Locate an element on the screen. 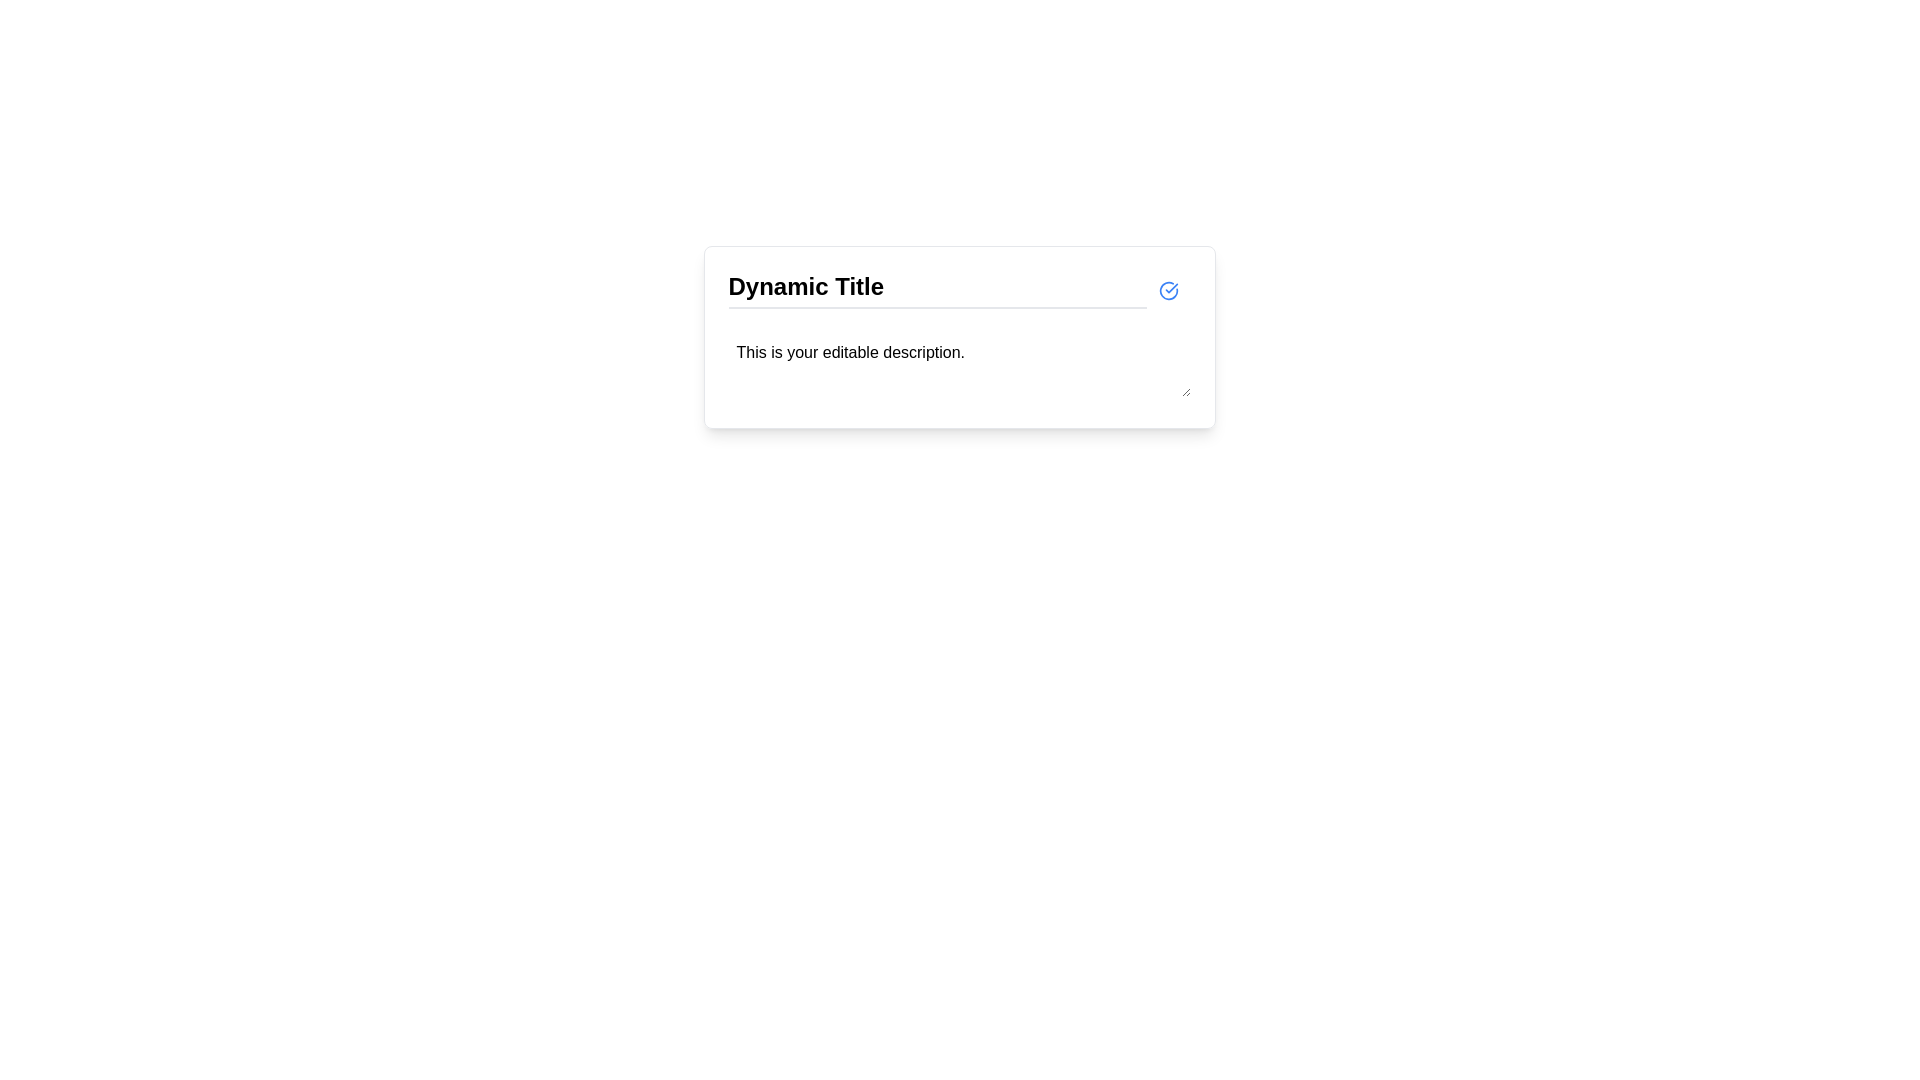 This screenshot has height=1080, width=1920. the editable text area that displays 'This is your editable description.' within the panel titled 'Dynamic Title' is located at coordinates (958, 365).